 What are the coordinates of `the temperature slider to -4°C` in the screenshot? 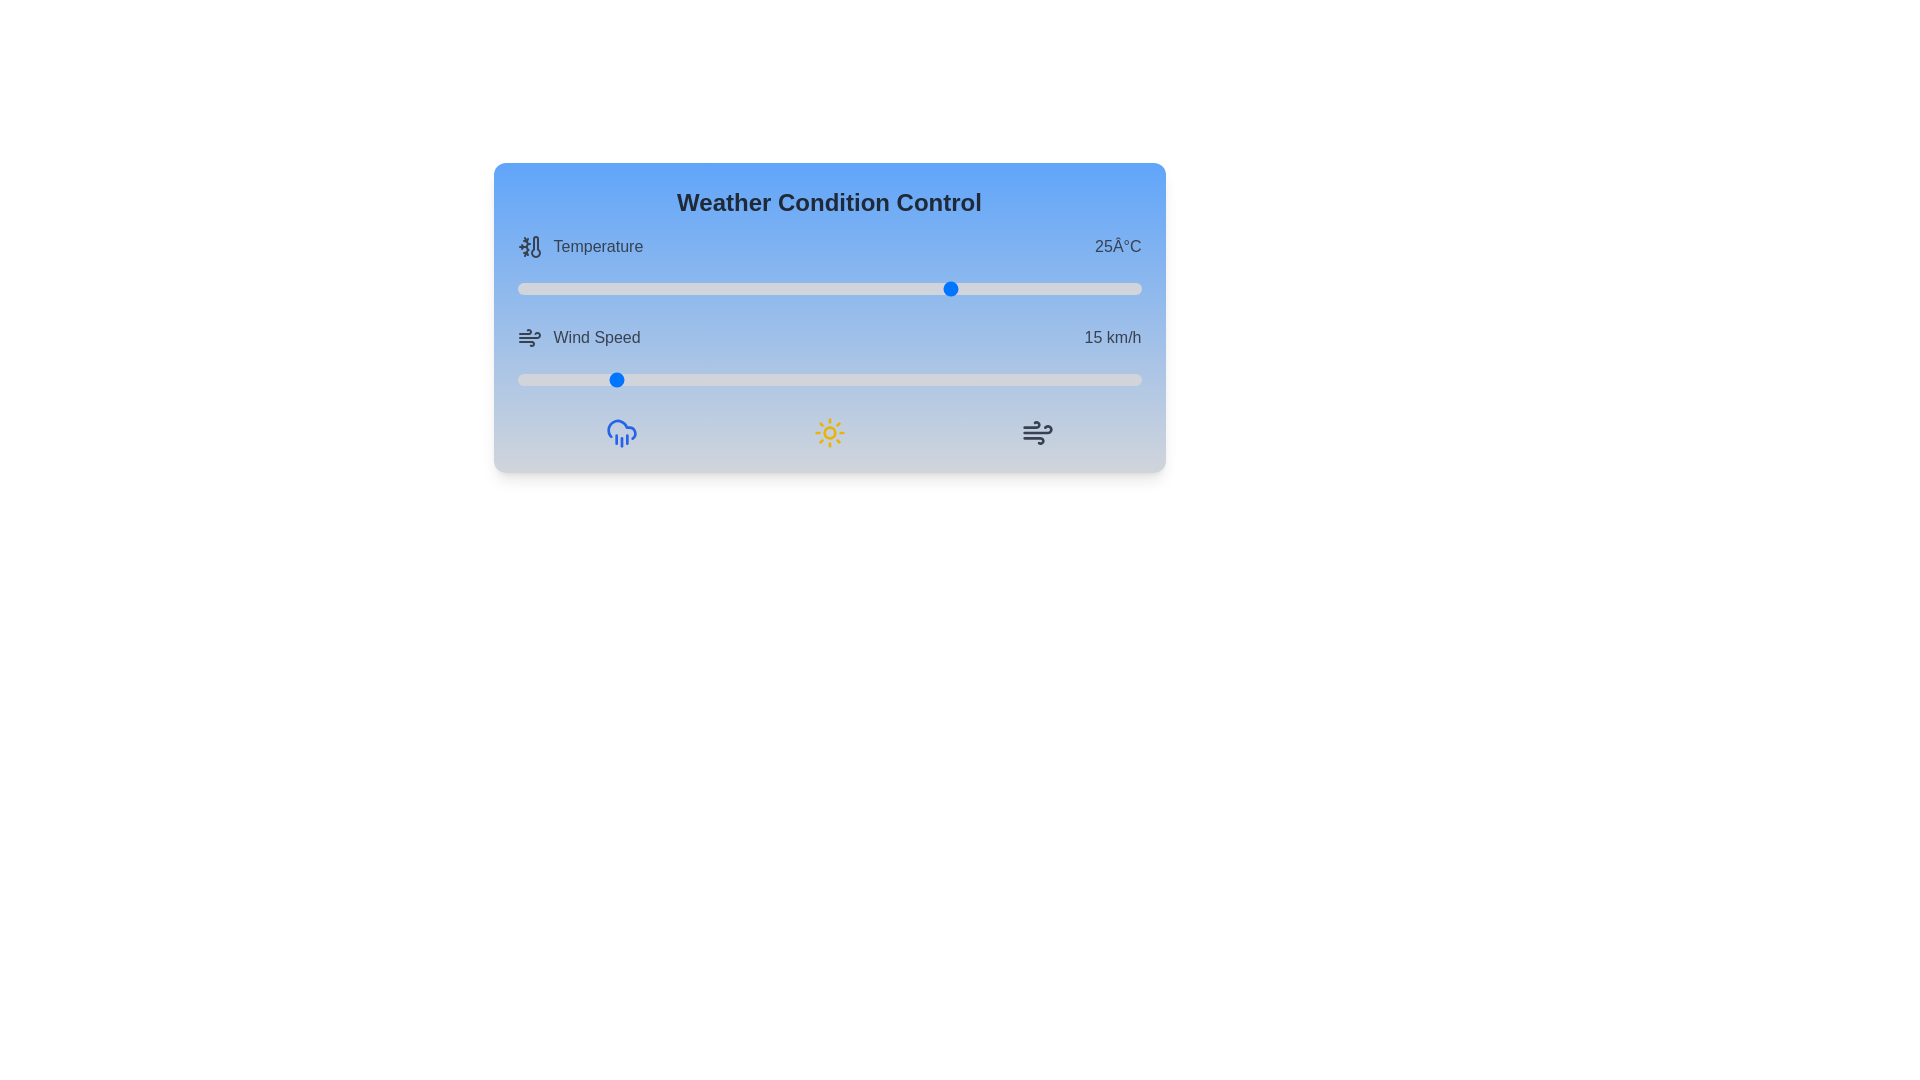 It's located at (591, 289).